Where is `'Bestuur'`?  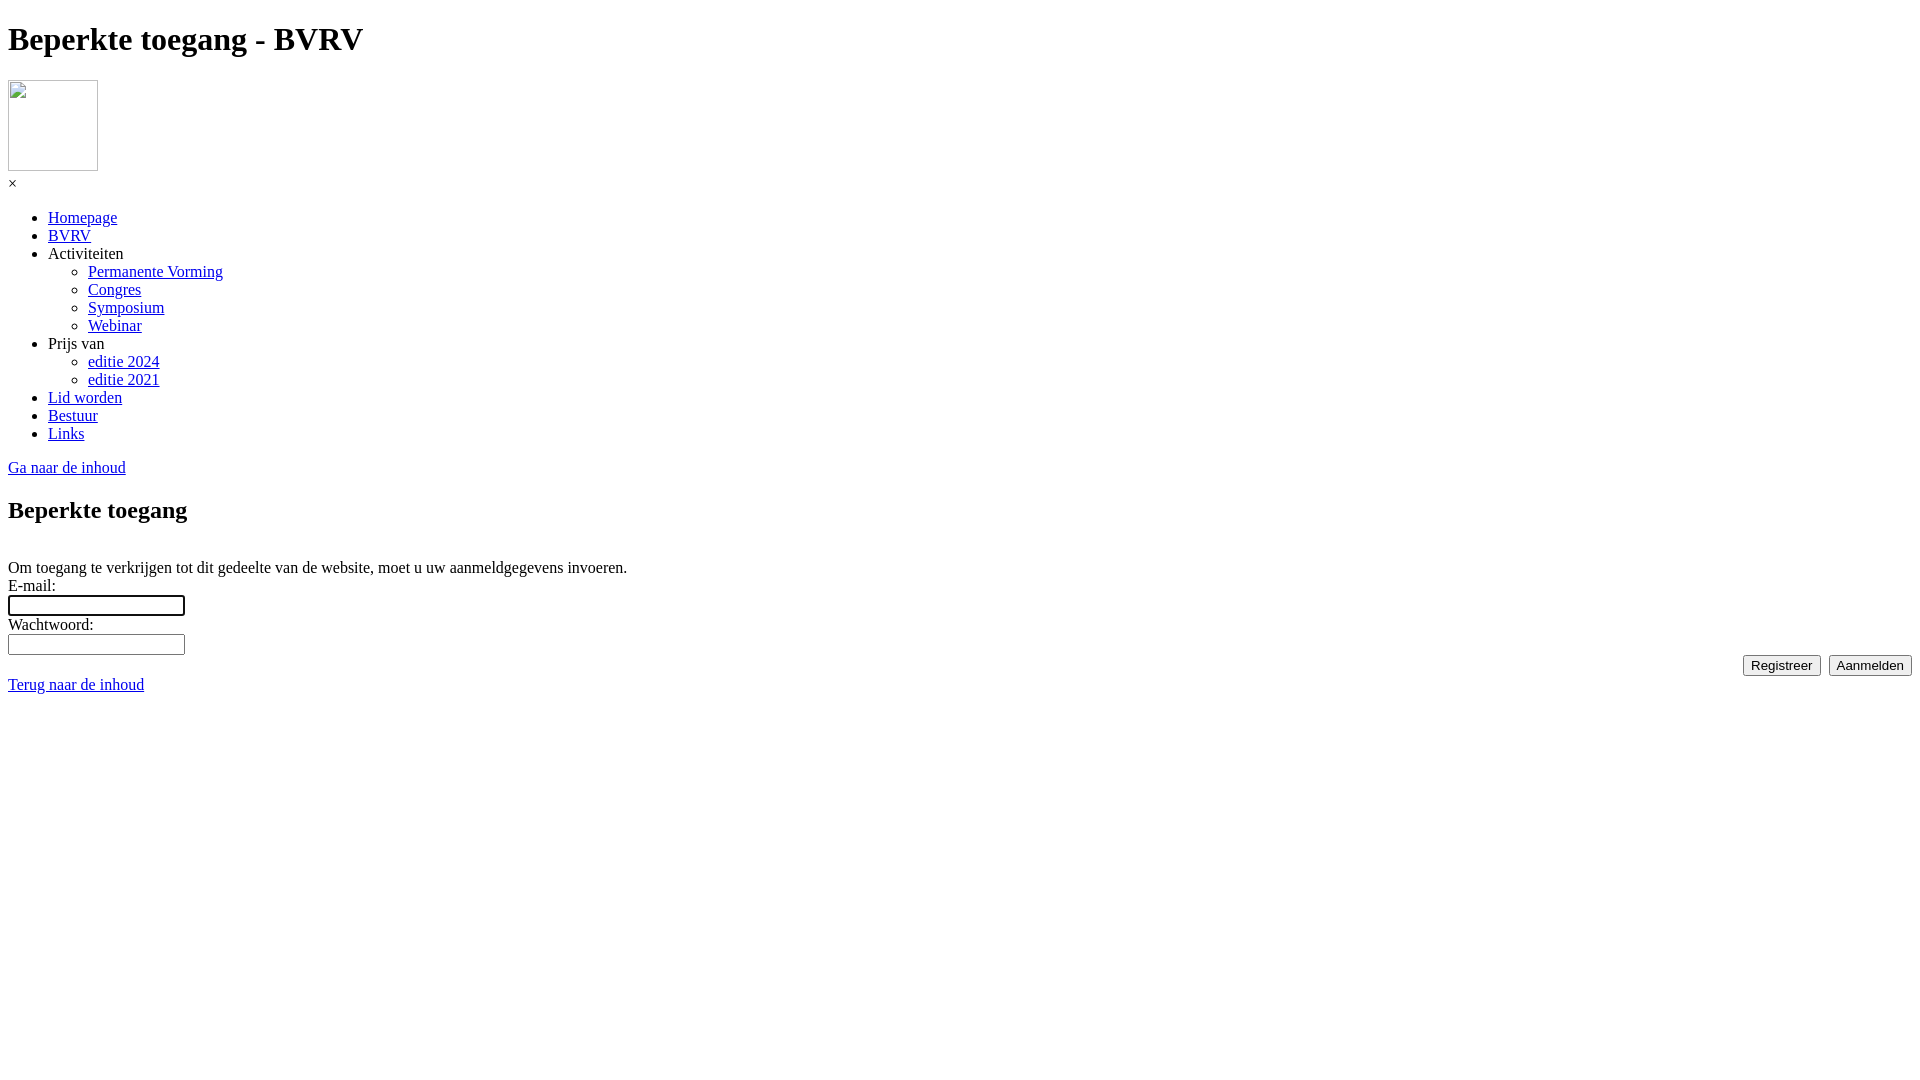 'Bestuur' is located at coordinates (72, 414).